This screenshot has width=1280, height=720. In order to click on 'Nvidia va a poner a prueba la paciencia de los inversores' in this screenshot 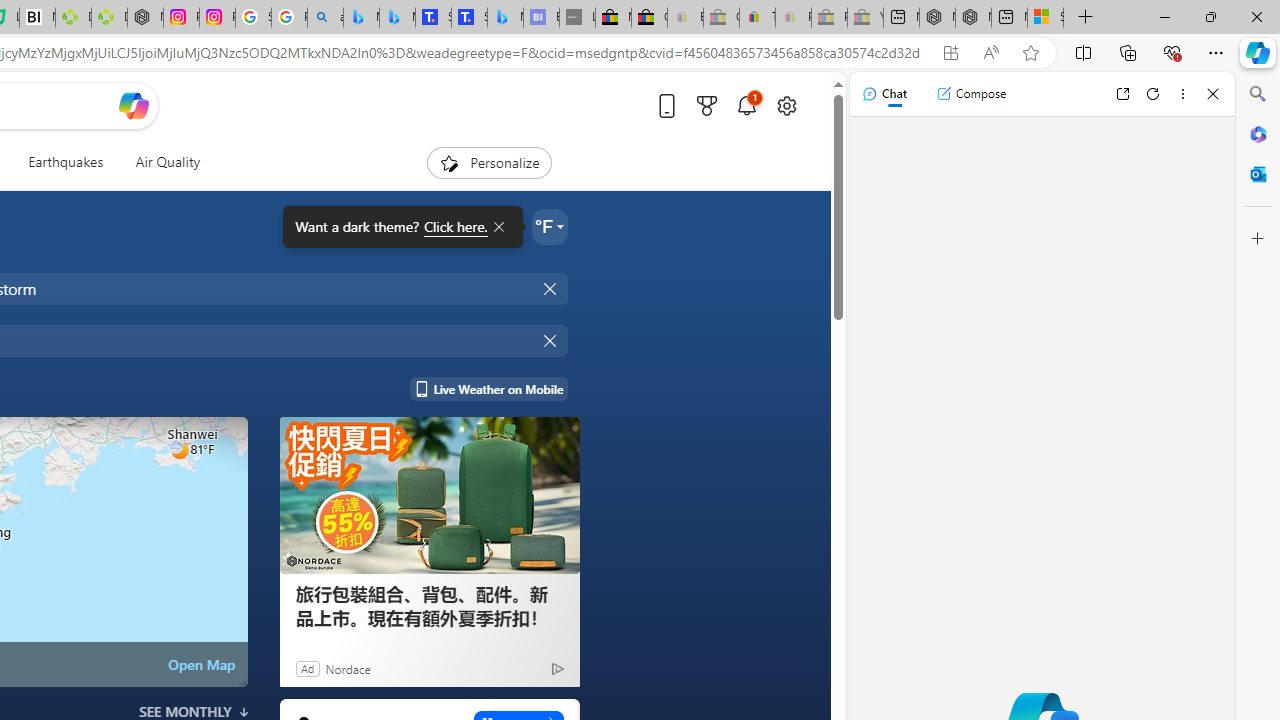, I will do `click(37, 17)`.